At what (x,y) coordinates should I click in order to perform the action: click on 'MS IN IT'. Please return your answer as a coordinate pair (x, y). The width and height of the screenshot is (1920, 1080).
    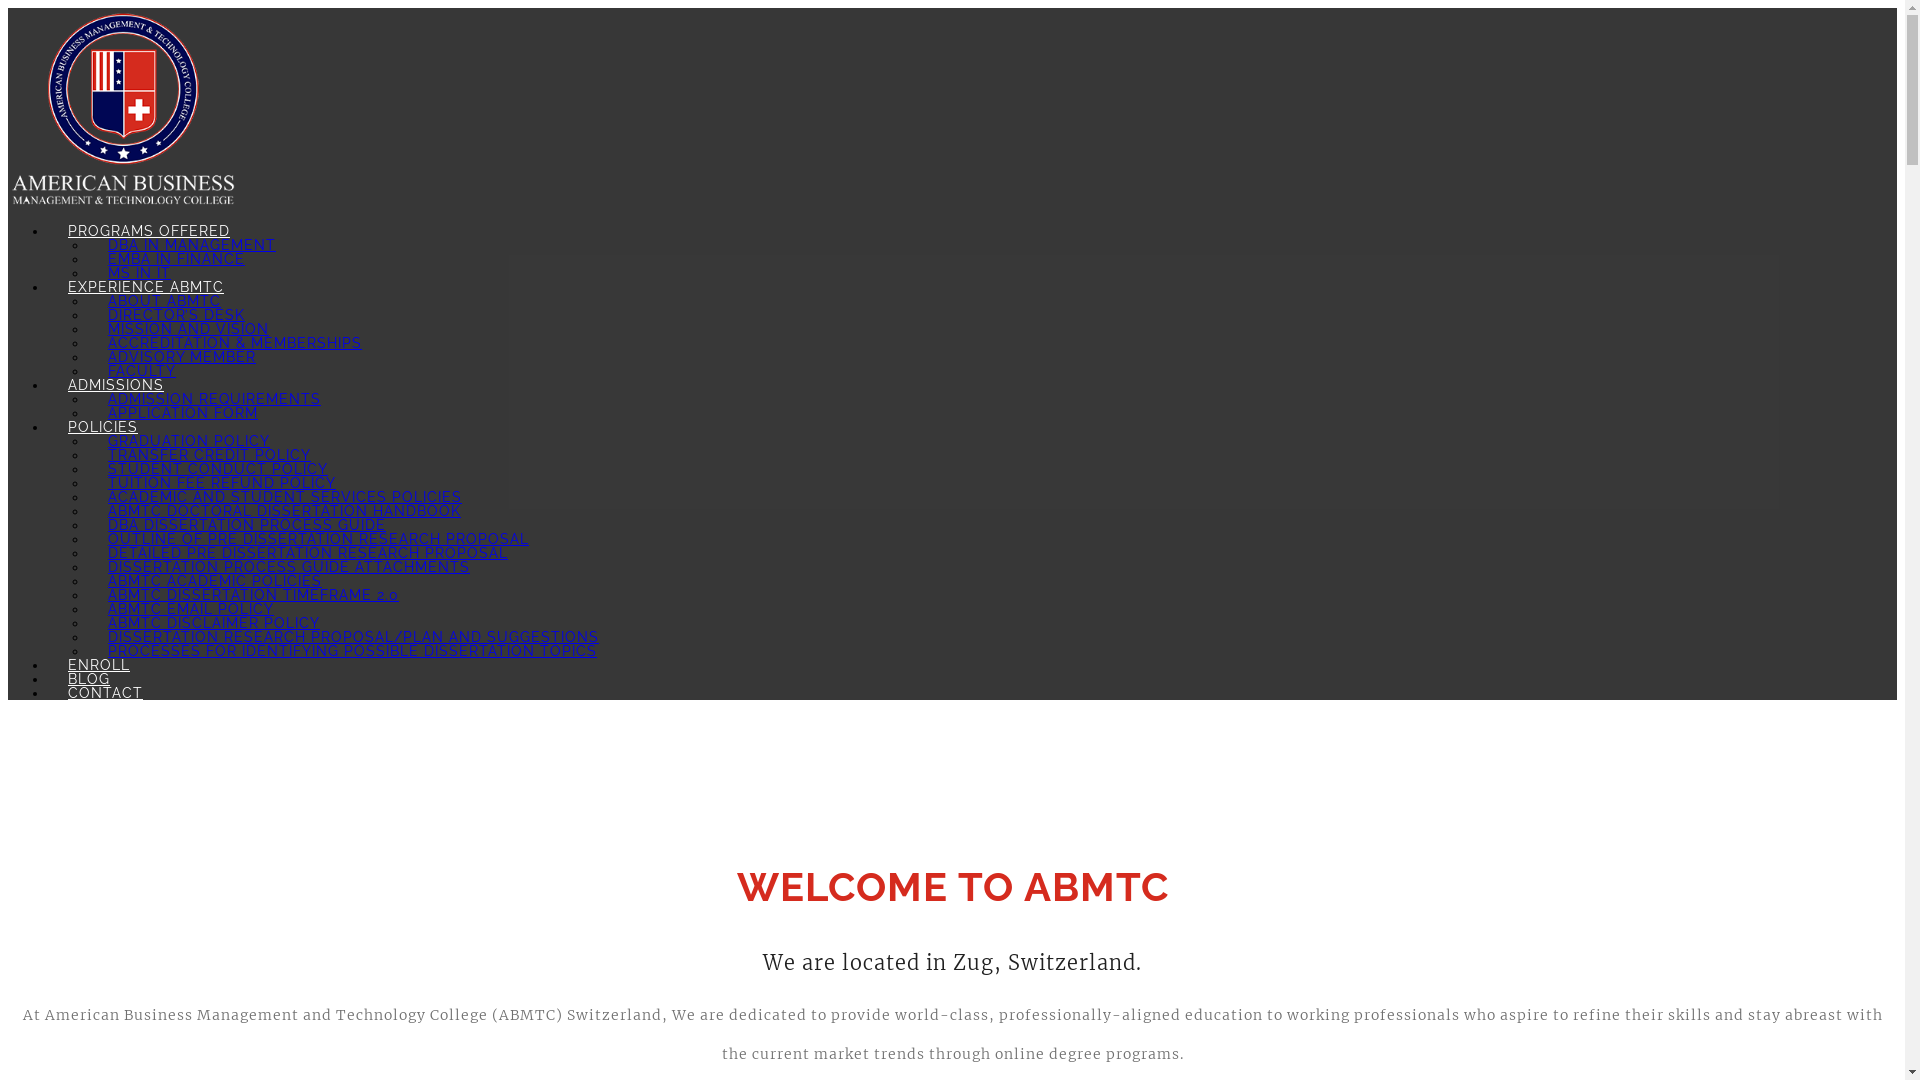
    Looking at the image, I should click on (138, 273).